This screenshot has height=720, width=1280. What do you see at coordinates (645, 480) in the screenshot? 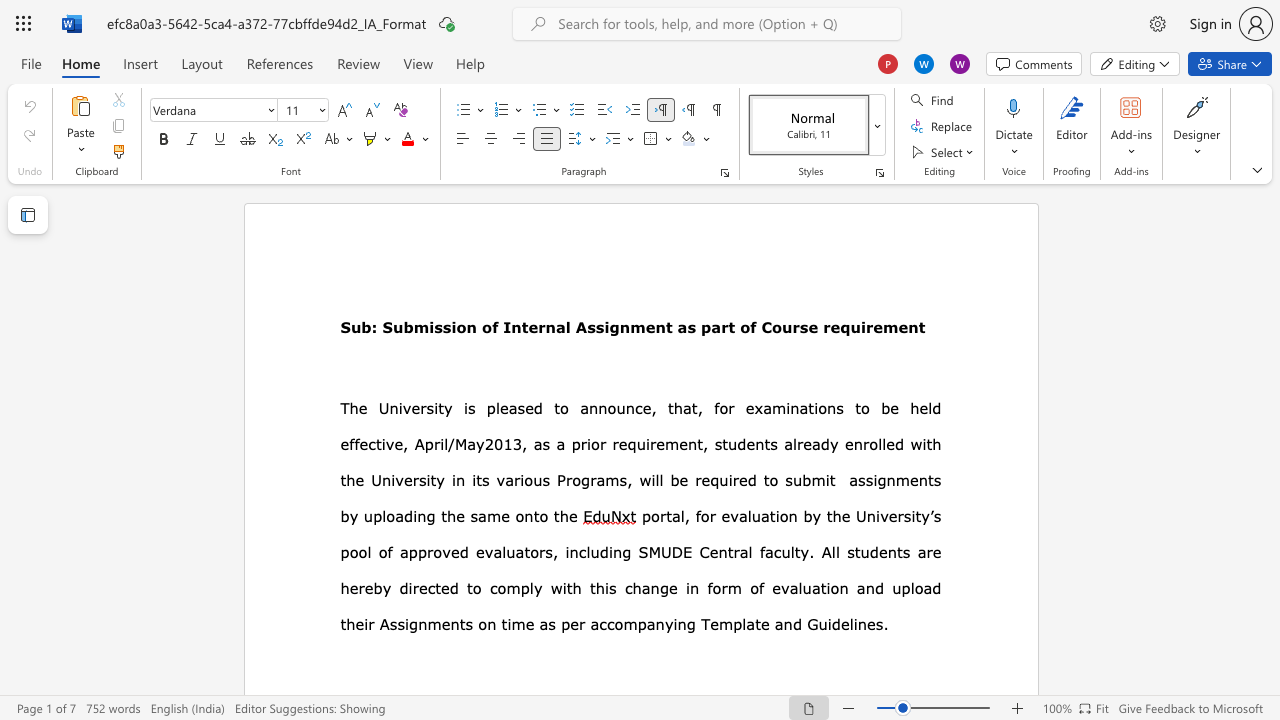
I see `the 1th character "w" in the text` at bounding box center [645, 480].